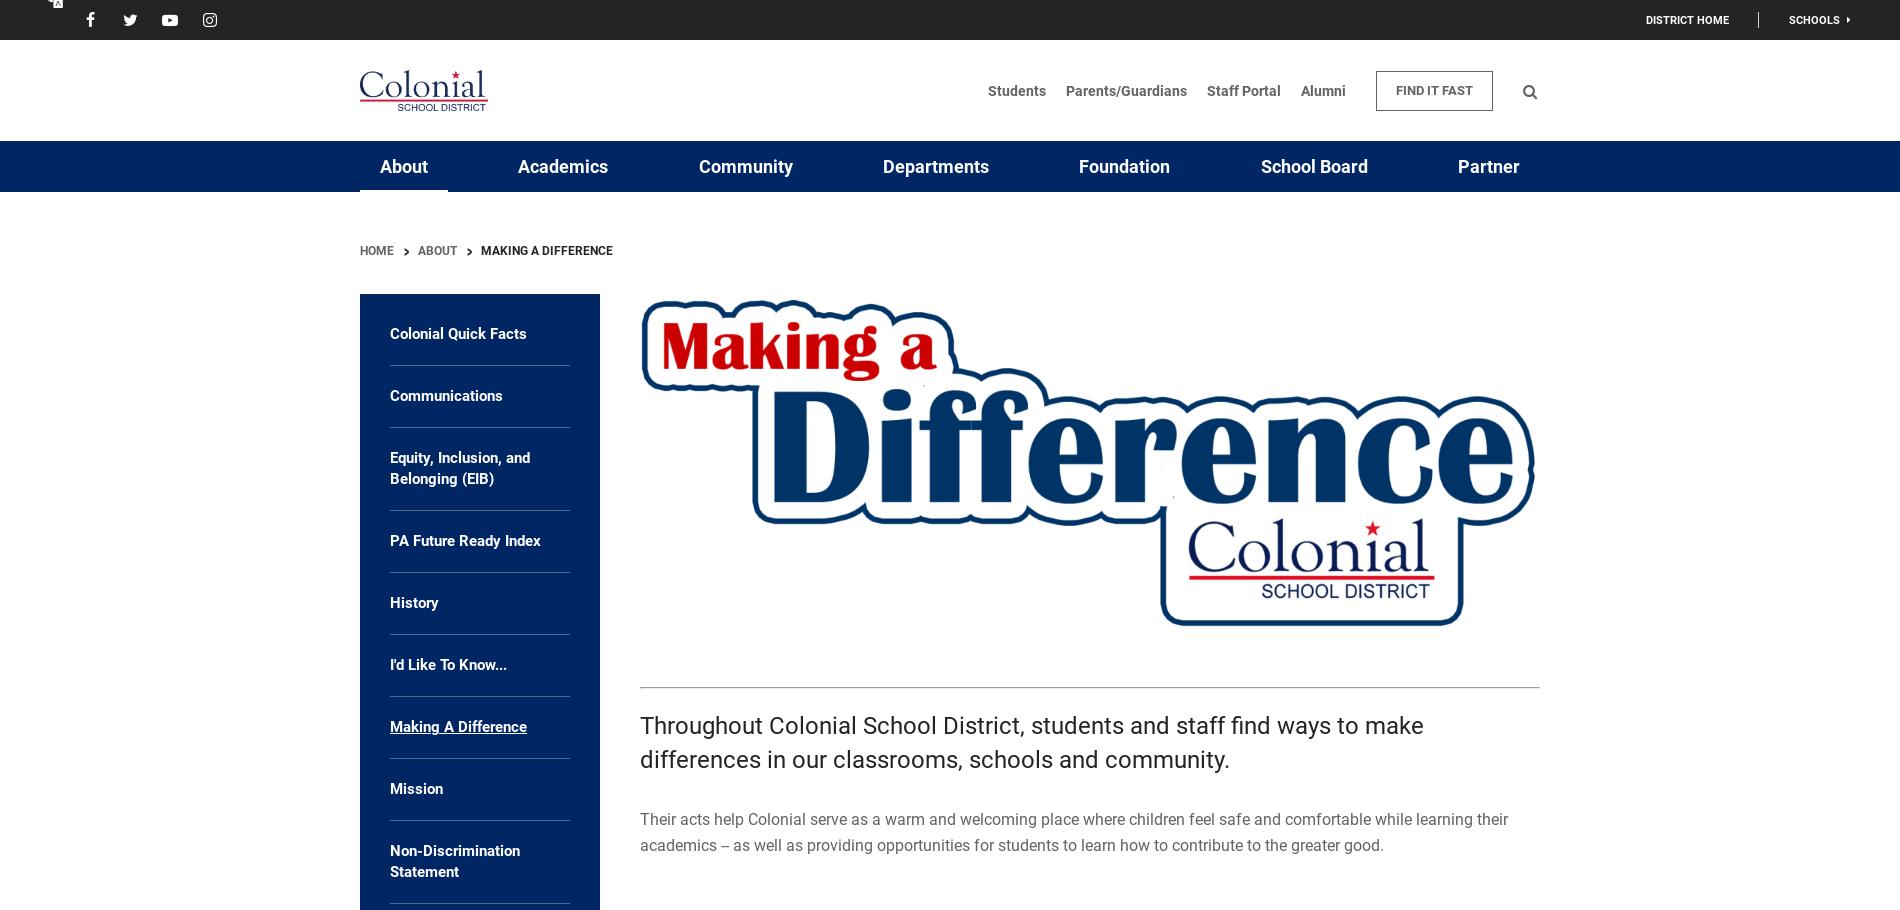  Describe the element at coordinates (454, 860) in the screenshot. I see `'Non-Discrimination Statement'` at that location.